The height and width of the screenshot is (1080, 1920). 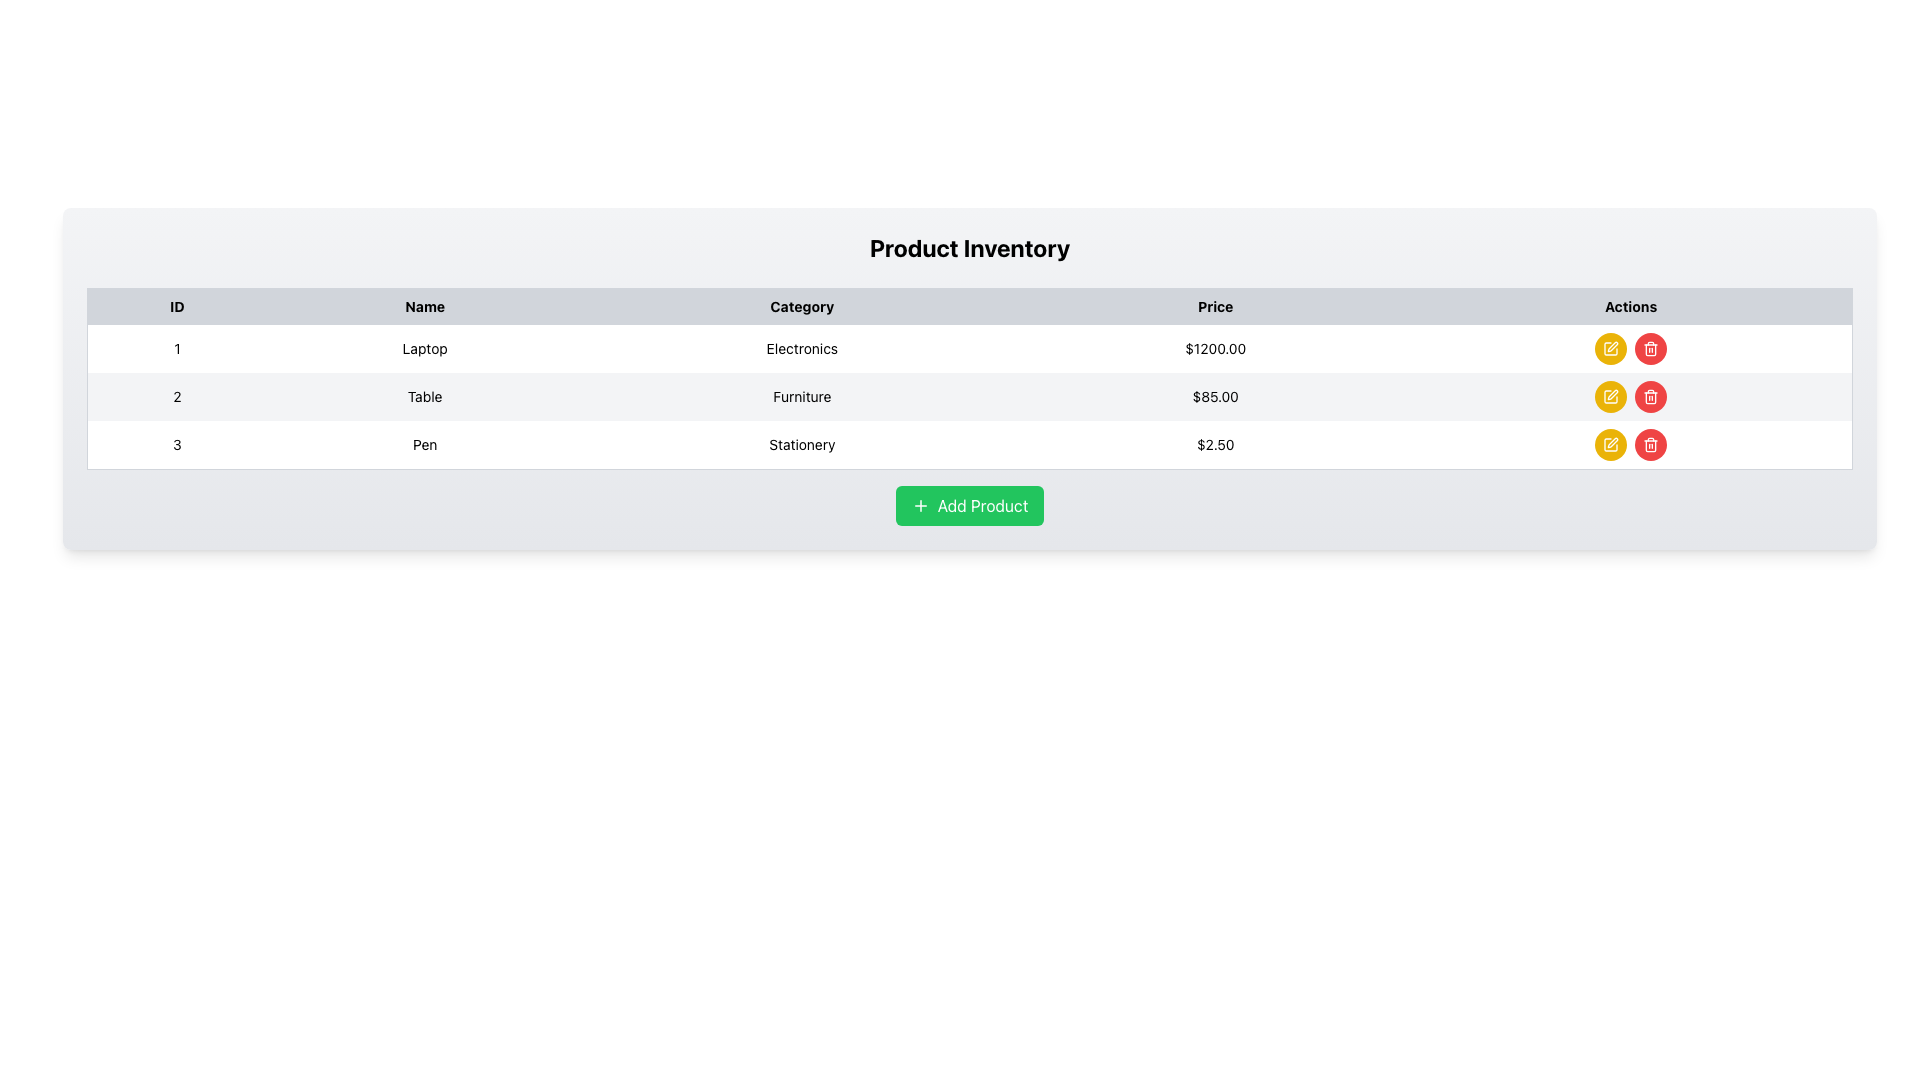 I want to click on text label representing the unique identifier for the entry in the second row of the table under the 'ID' column, so click(x=177, y=397).